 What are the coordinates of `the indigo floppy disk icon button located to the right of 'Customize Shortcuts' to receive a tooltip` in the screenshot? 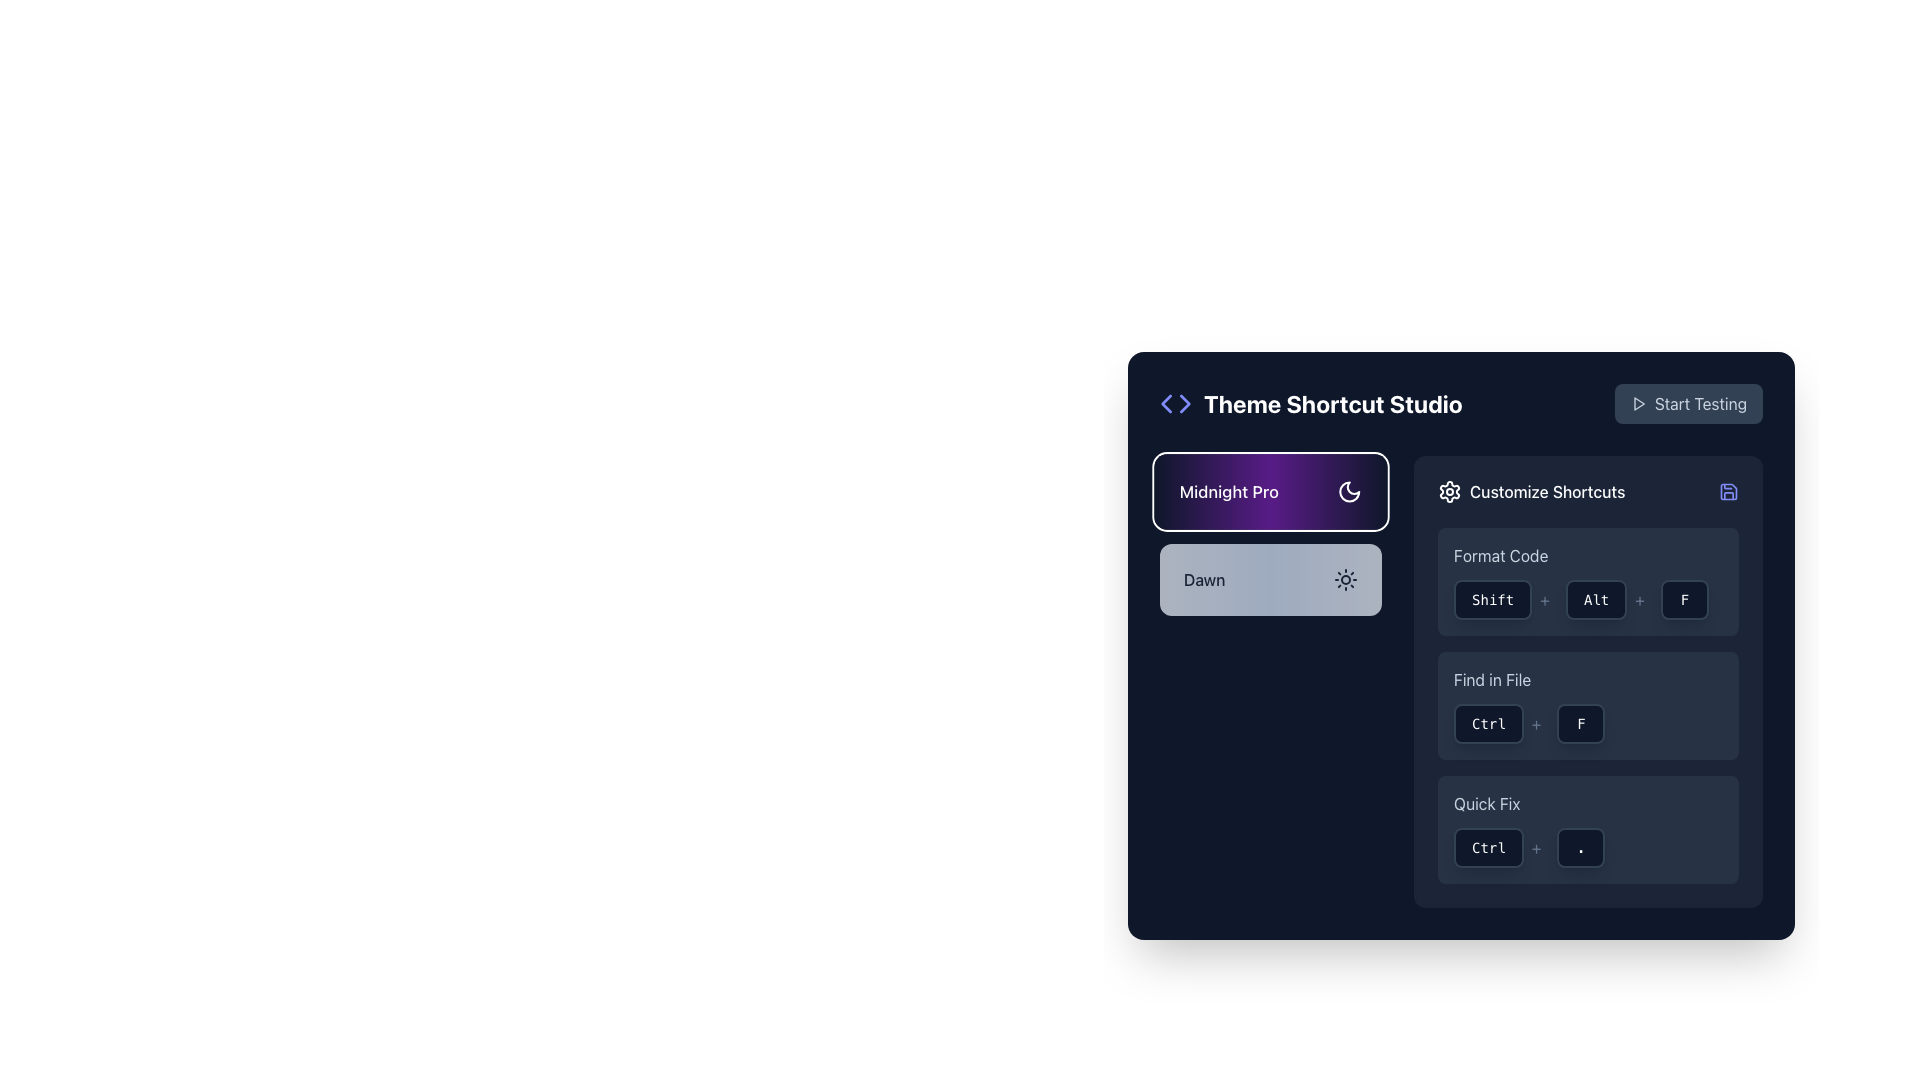 It's located at (1727, 492).